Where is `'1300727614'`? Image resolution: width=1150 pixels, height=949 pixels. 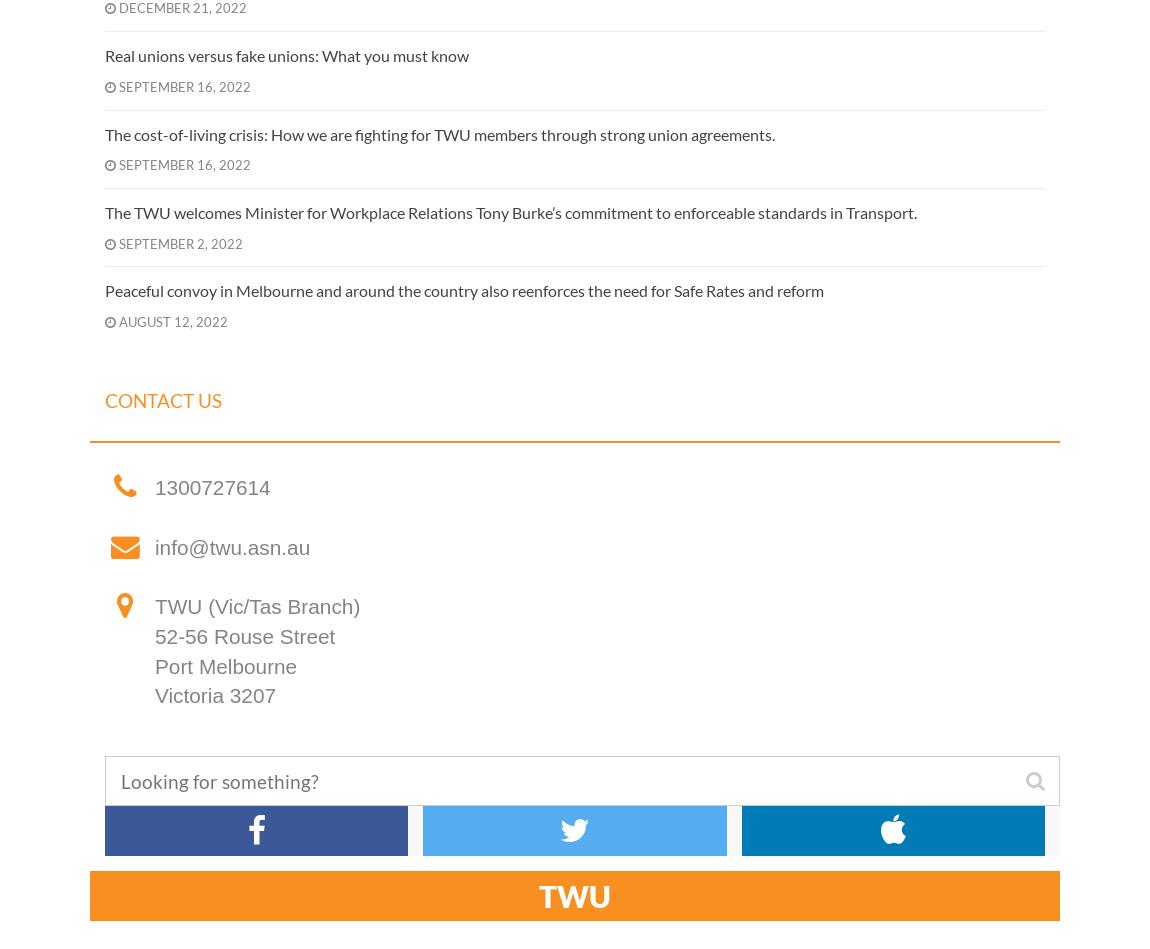 '1300727614' is located at coordinates (211, 485).